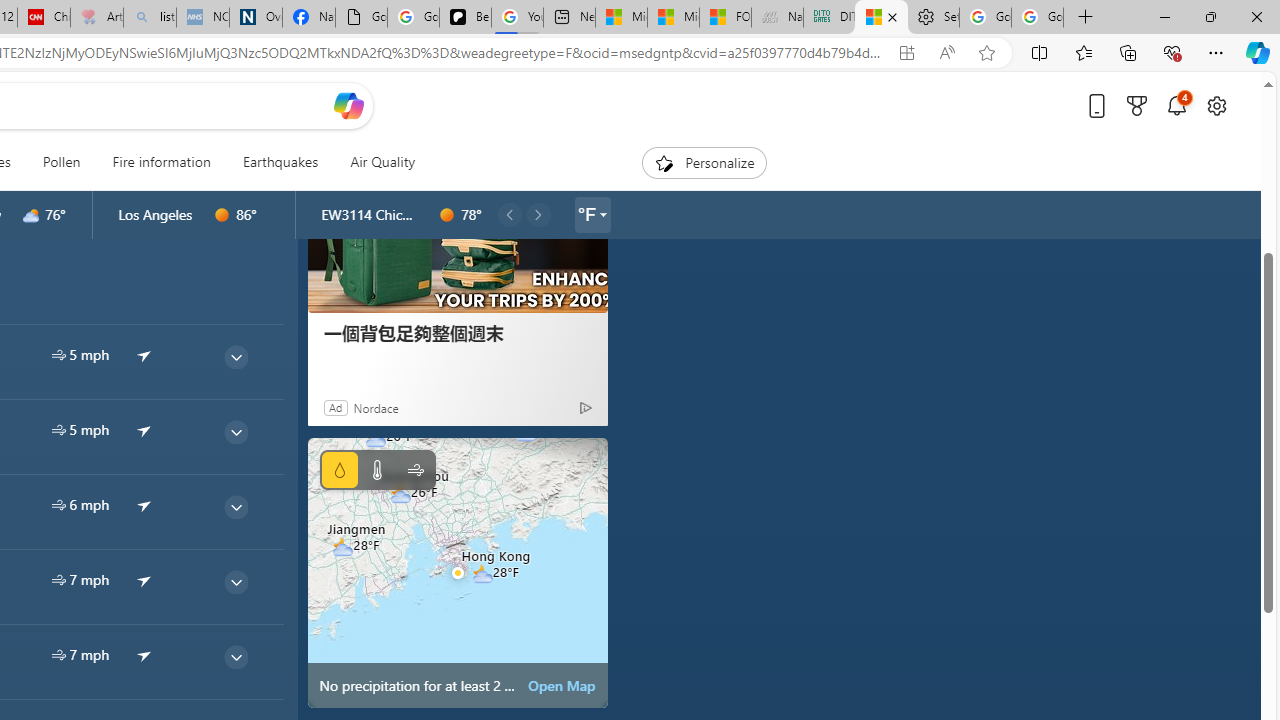 The height and width of the screenshot is (720, 1280). Describe the element at coordinates (382, 162) in the screenshot. I see `'Air Quality'` at that location.